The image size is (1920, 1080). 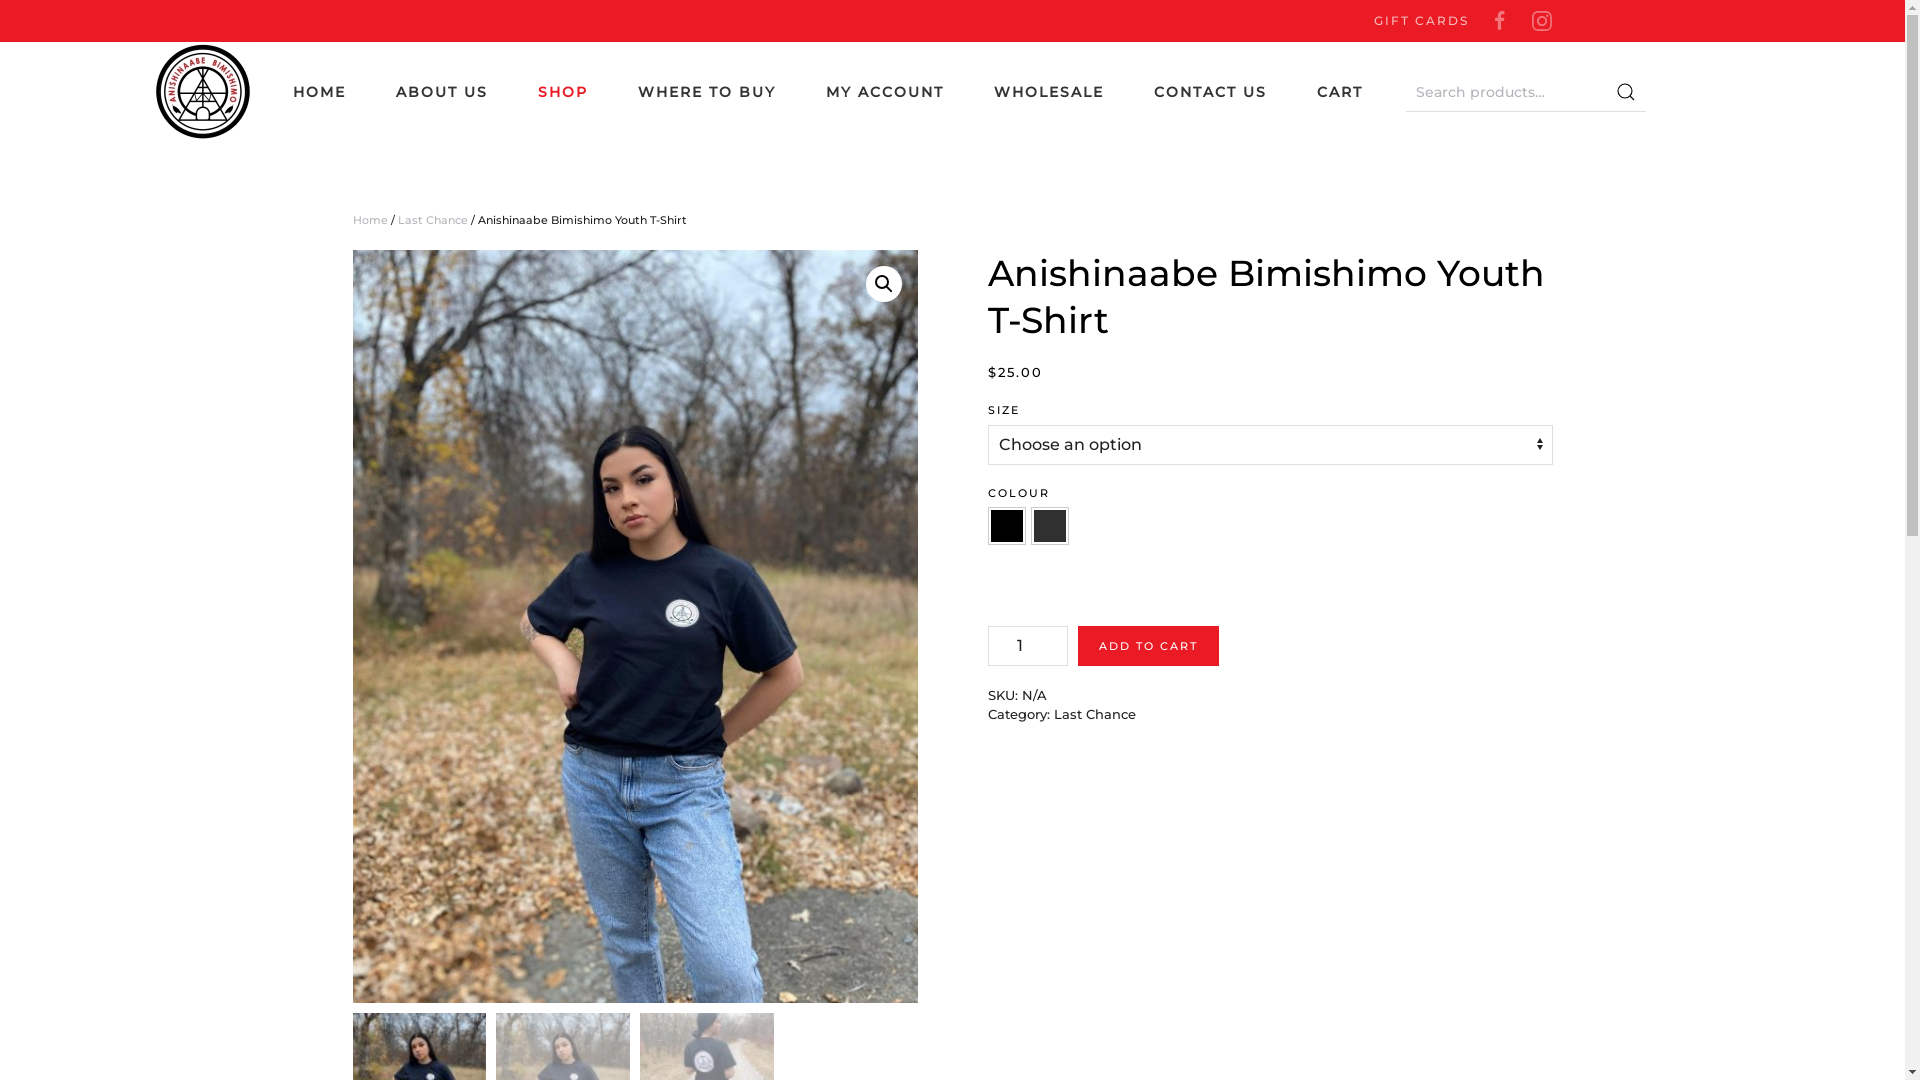 I want to click on 'CART', so click(x=1305, y=92).